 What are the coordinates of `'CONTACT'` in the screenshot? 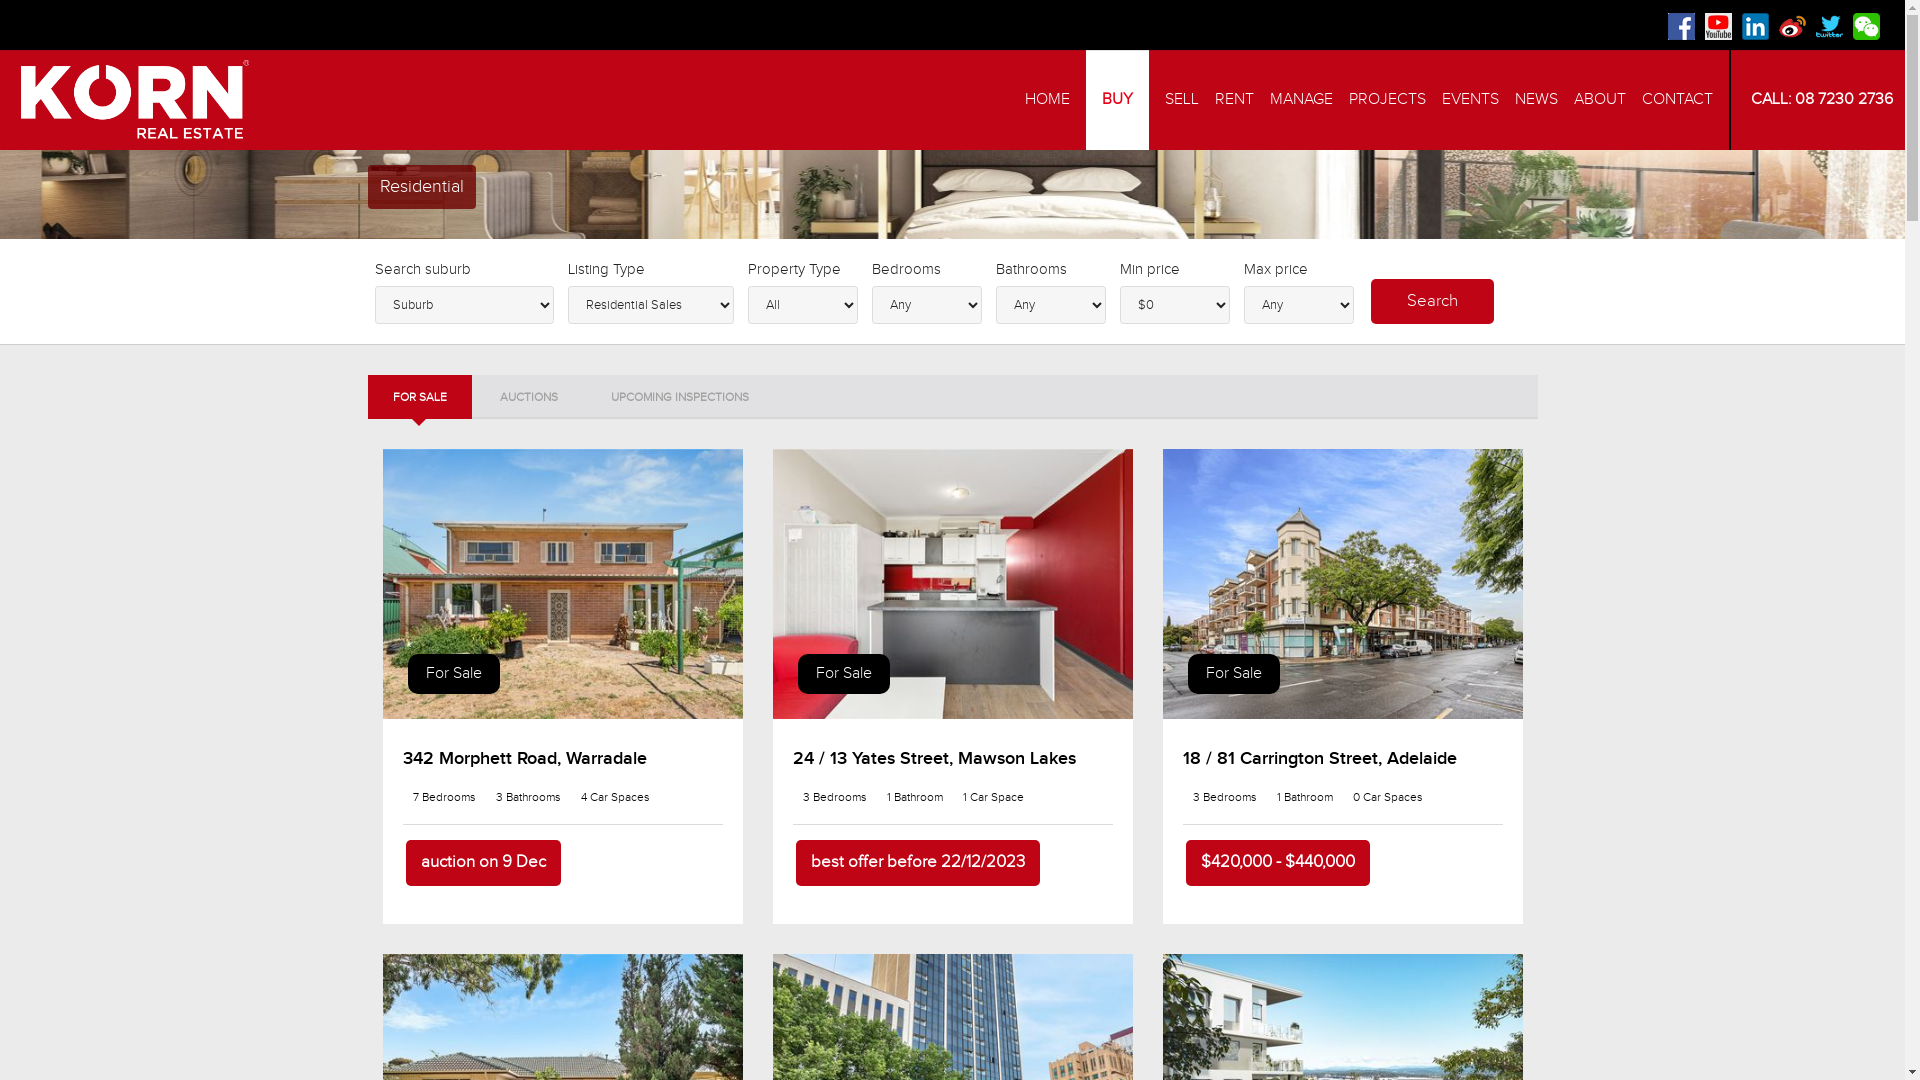 It's located at (1677, 100).